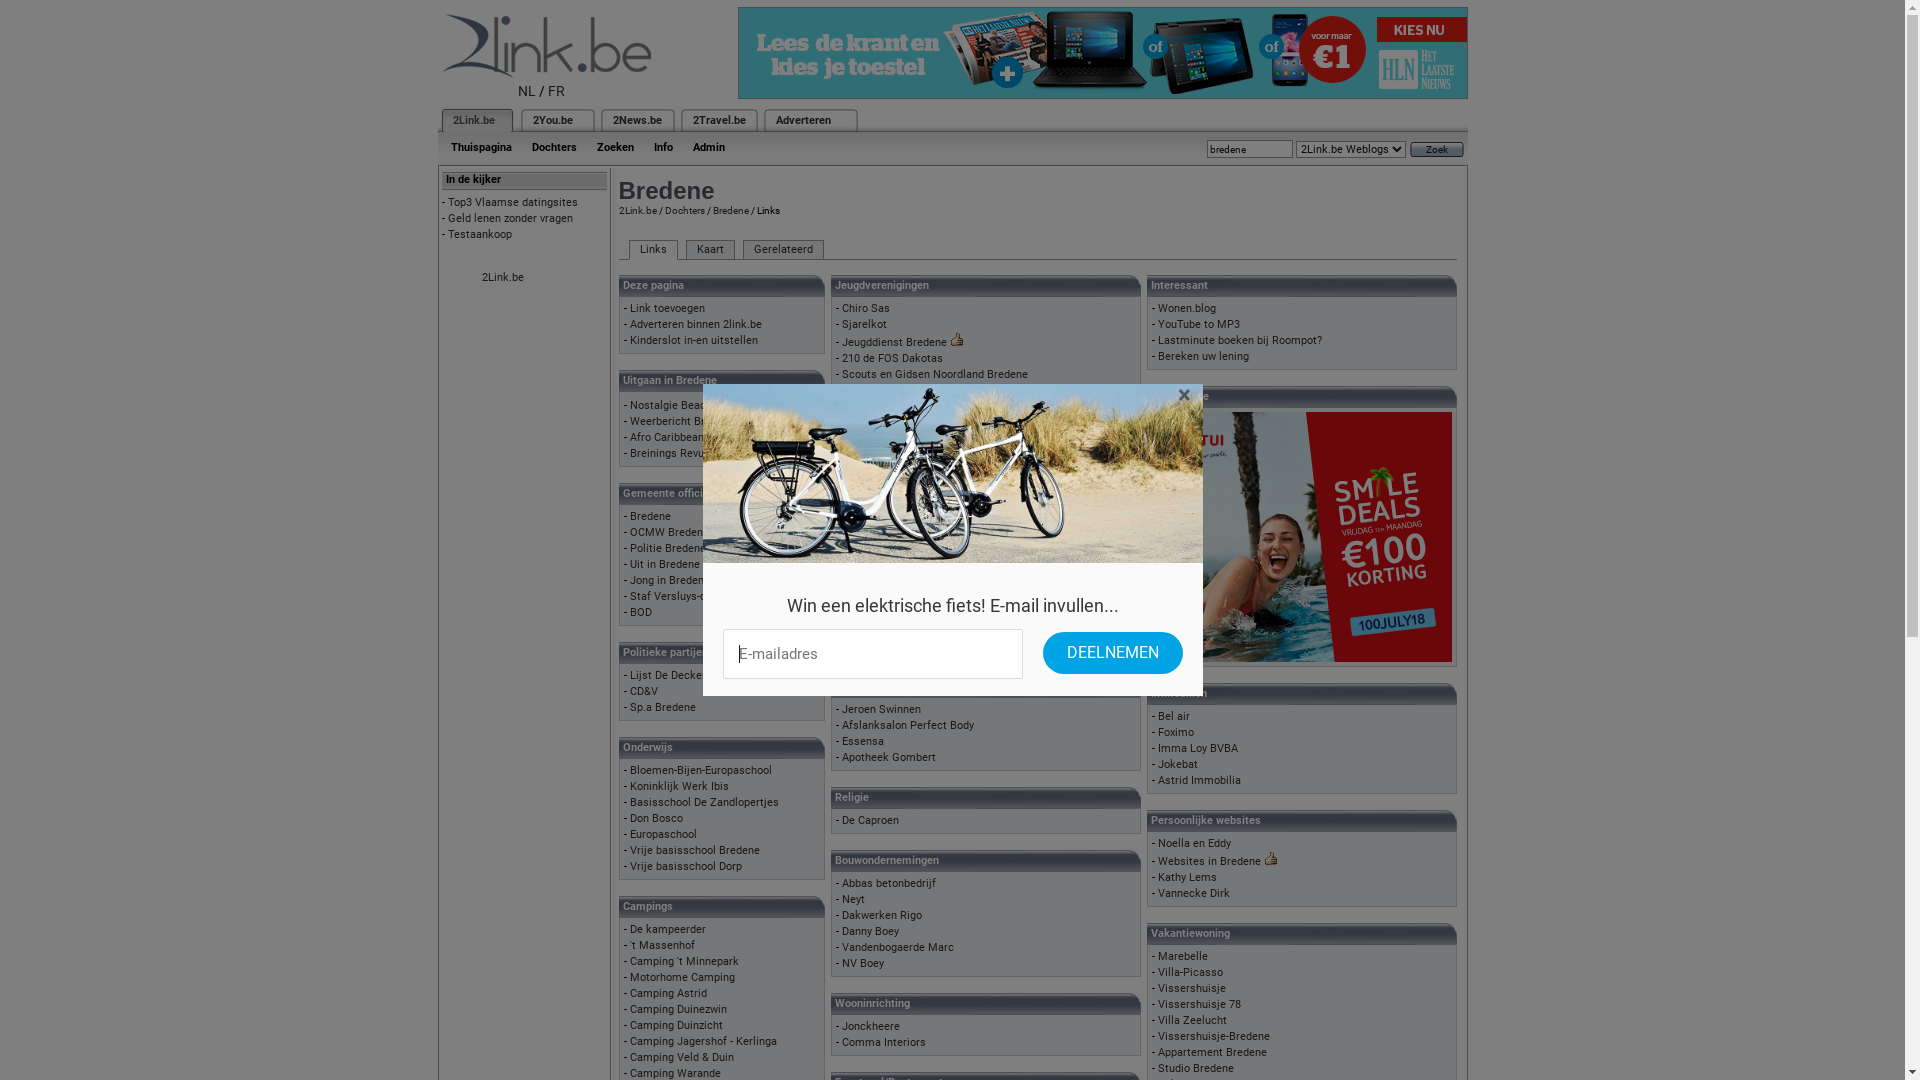 Image resolution: width=1920 pixels, height=1080 pixels. Describe the element at coordinates (1176, 732) in the screenshot. I see `'Foximo'` at that location.